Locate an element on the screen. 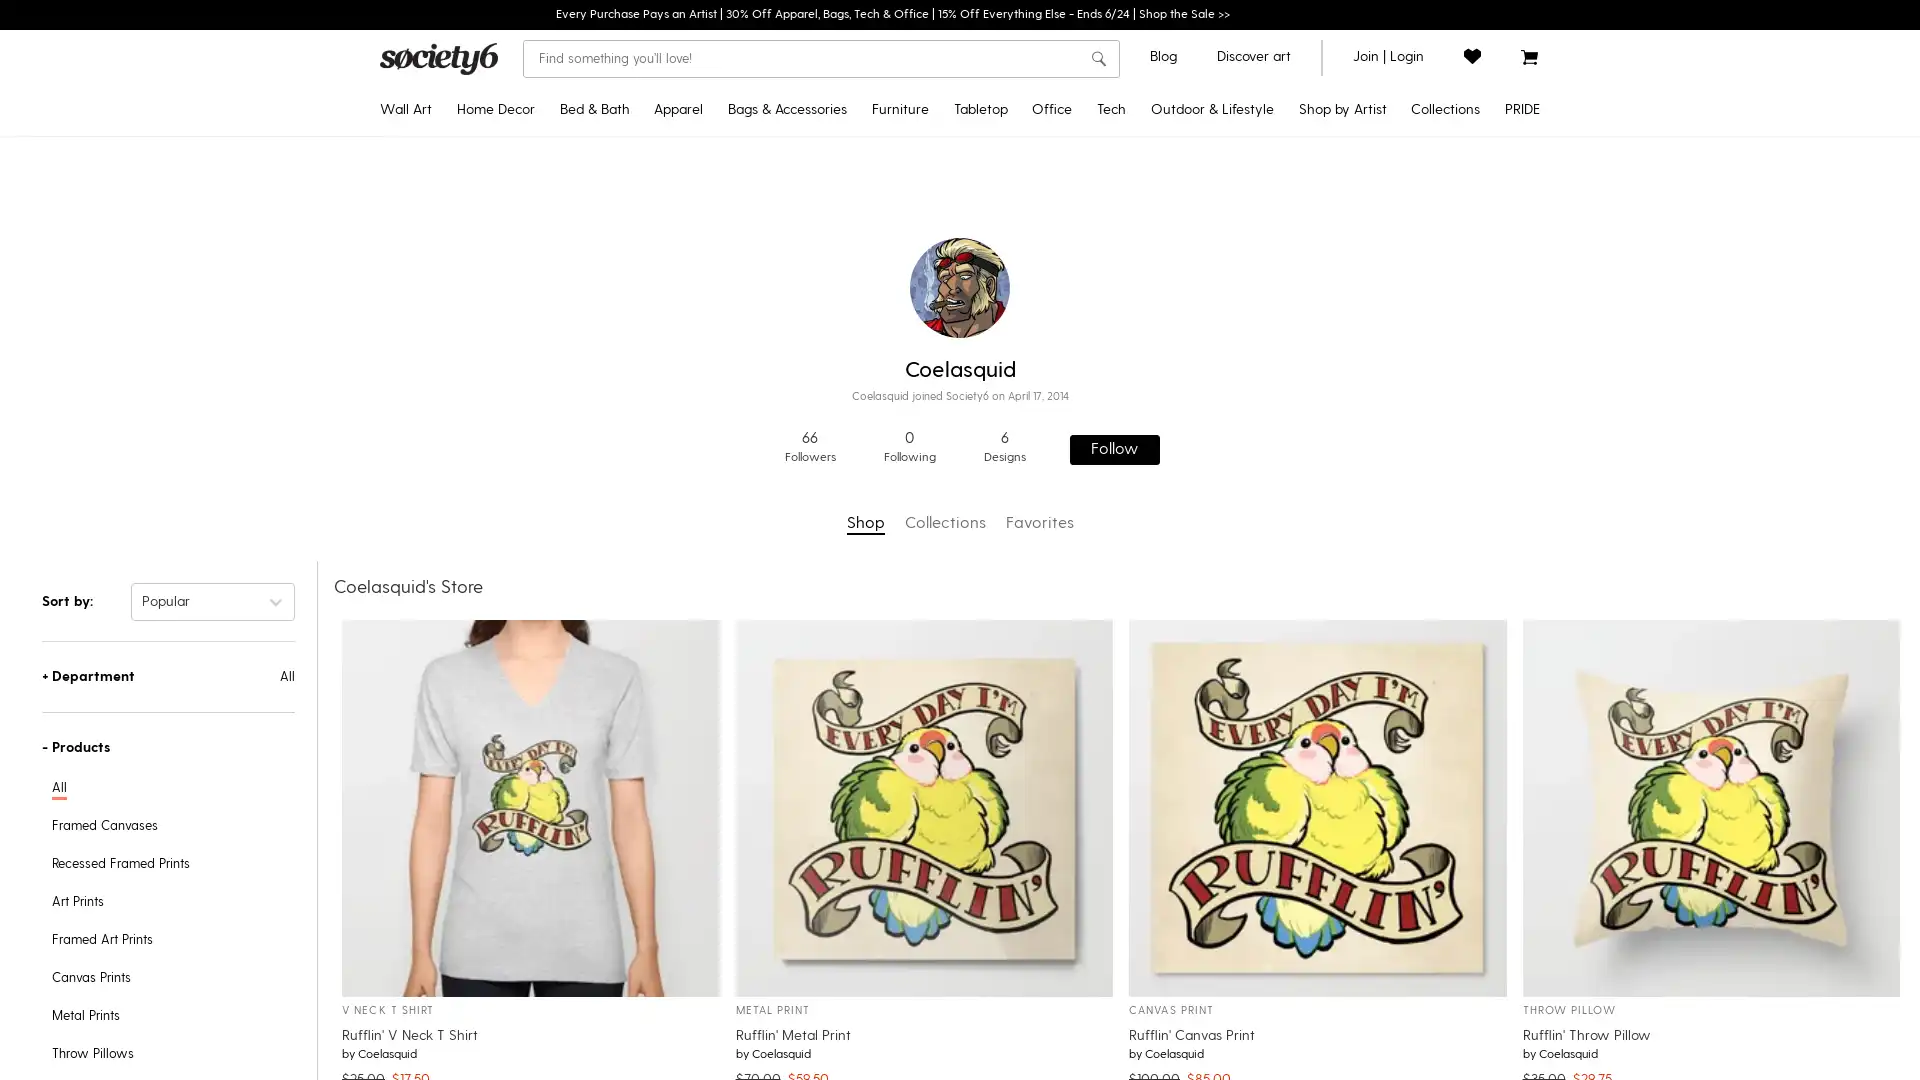 The width and height of the screenshot is (1920, 1080). Laptop Sleeves is located at coordinates (1182, 416).